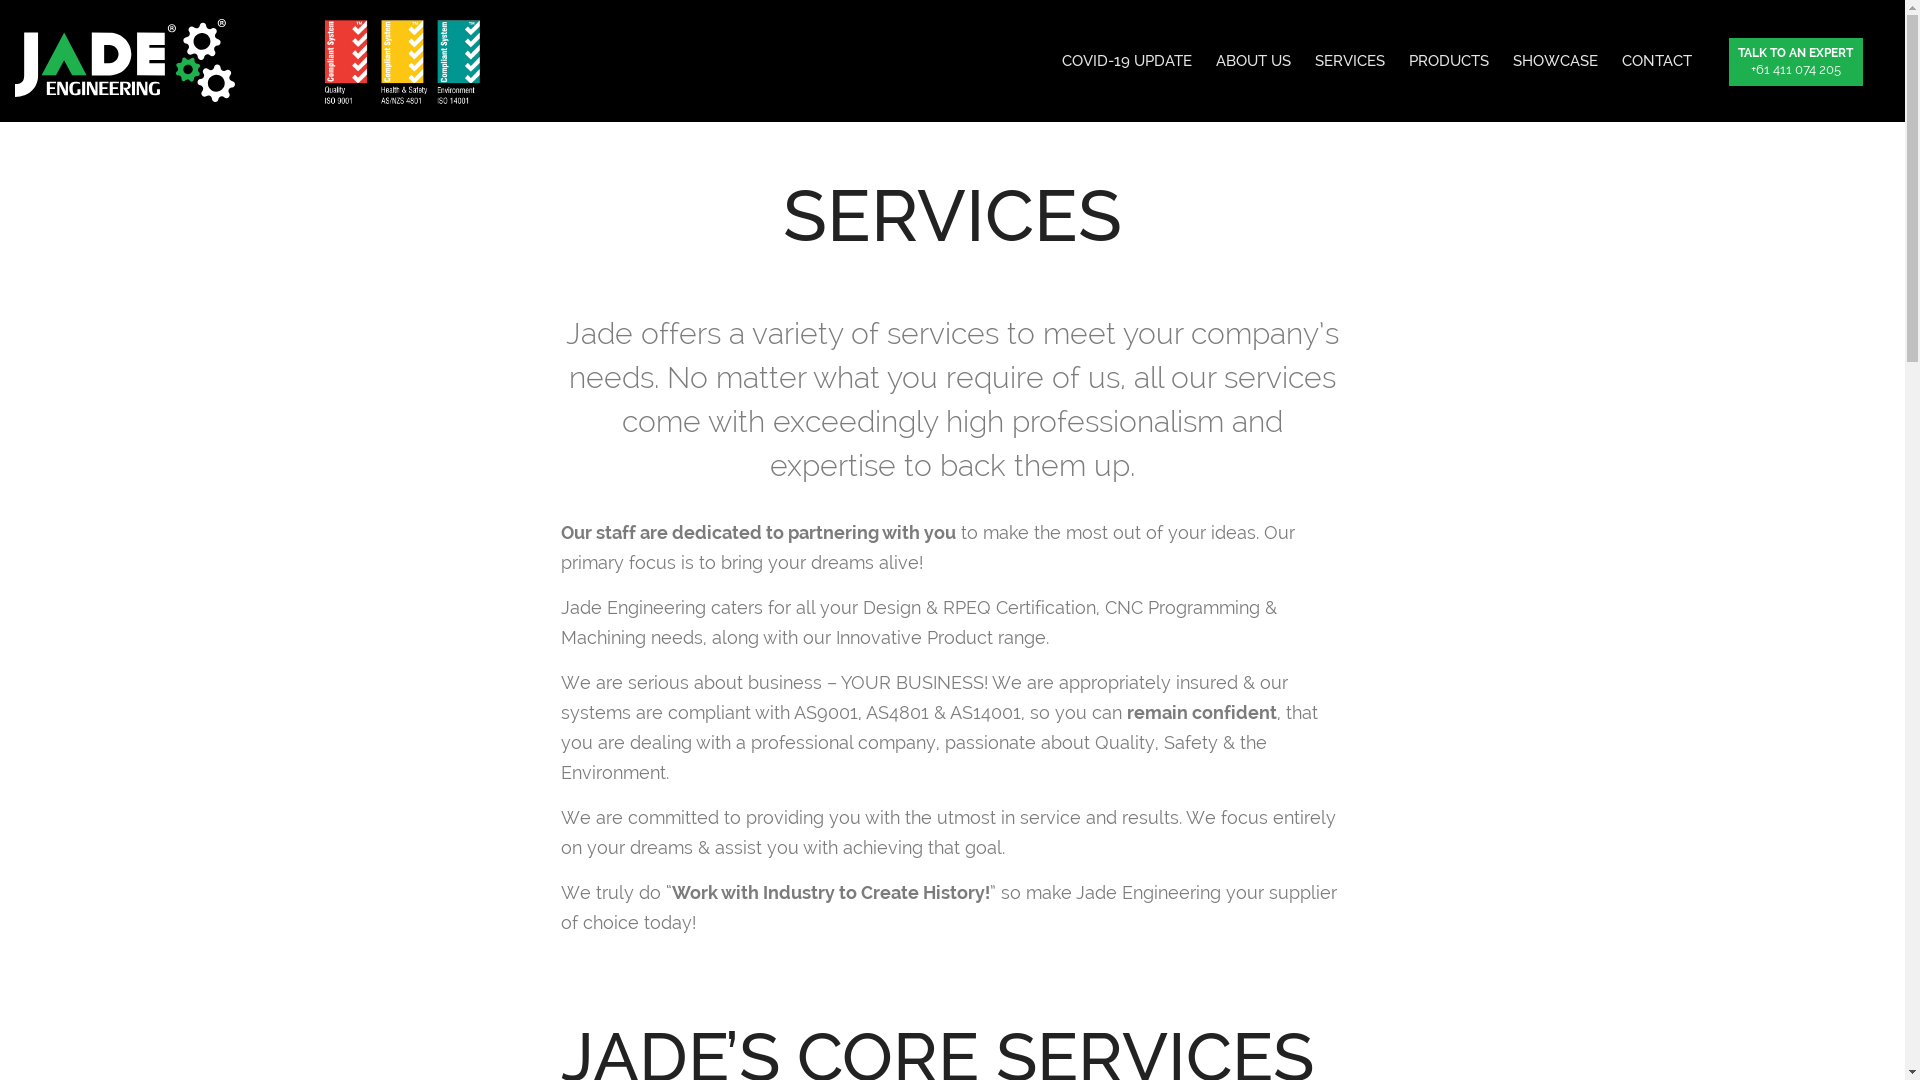 This screenshot has width=1920, height=1080. What do you see at coordinates (1252, 60) in the screenshot?
I see `'ABOUT US'` at bounding box center [1252, 60].